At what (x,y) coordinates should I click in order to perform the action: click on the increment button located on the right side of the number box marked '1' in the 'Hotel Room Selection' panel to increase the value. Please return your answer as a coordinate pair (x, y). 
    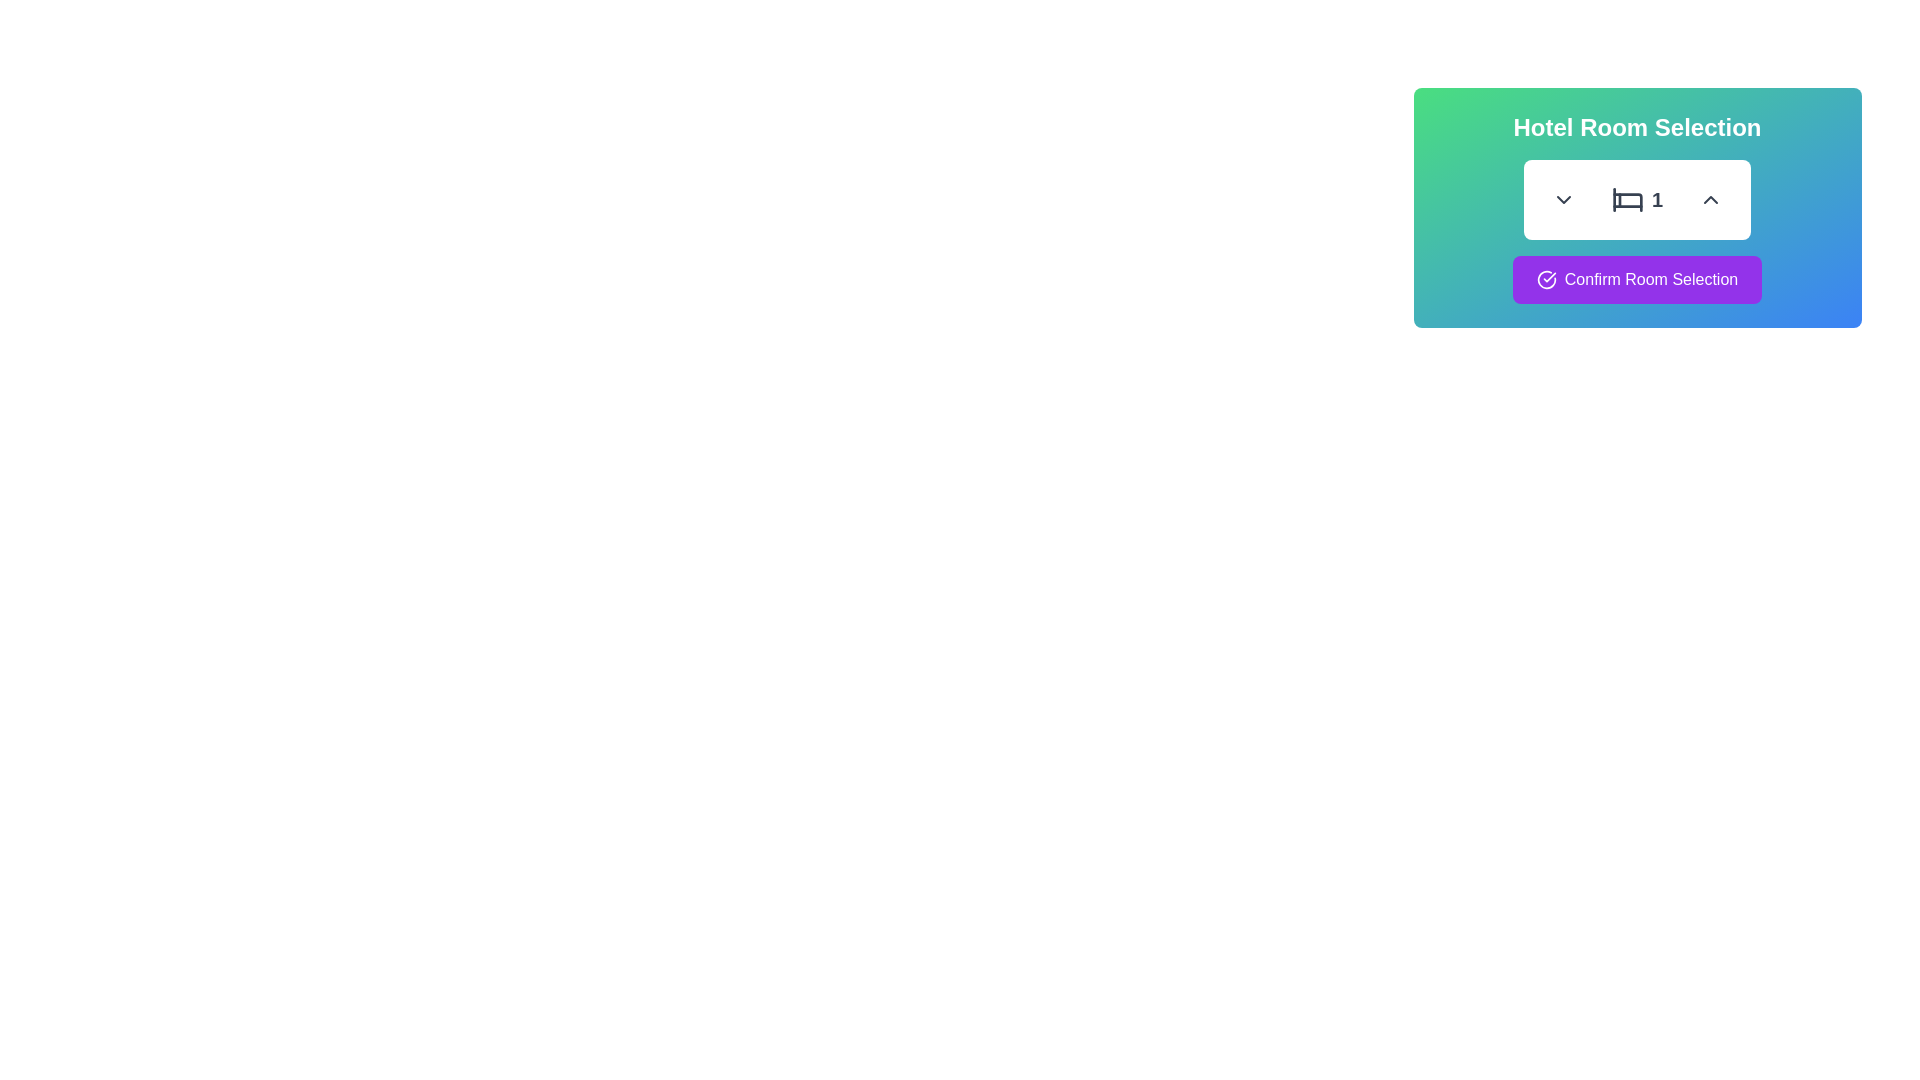
    Looking at the image, I should click on (1710, 200).